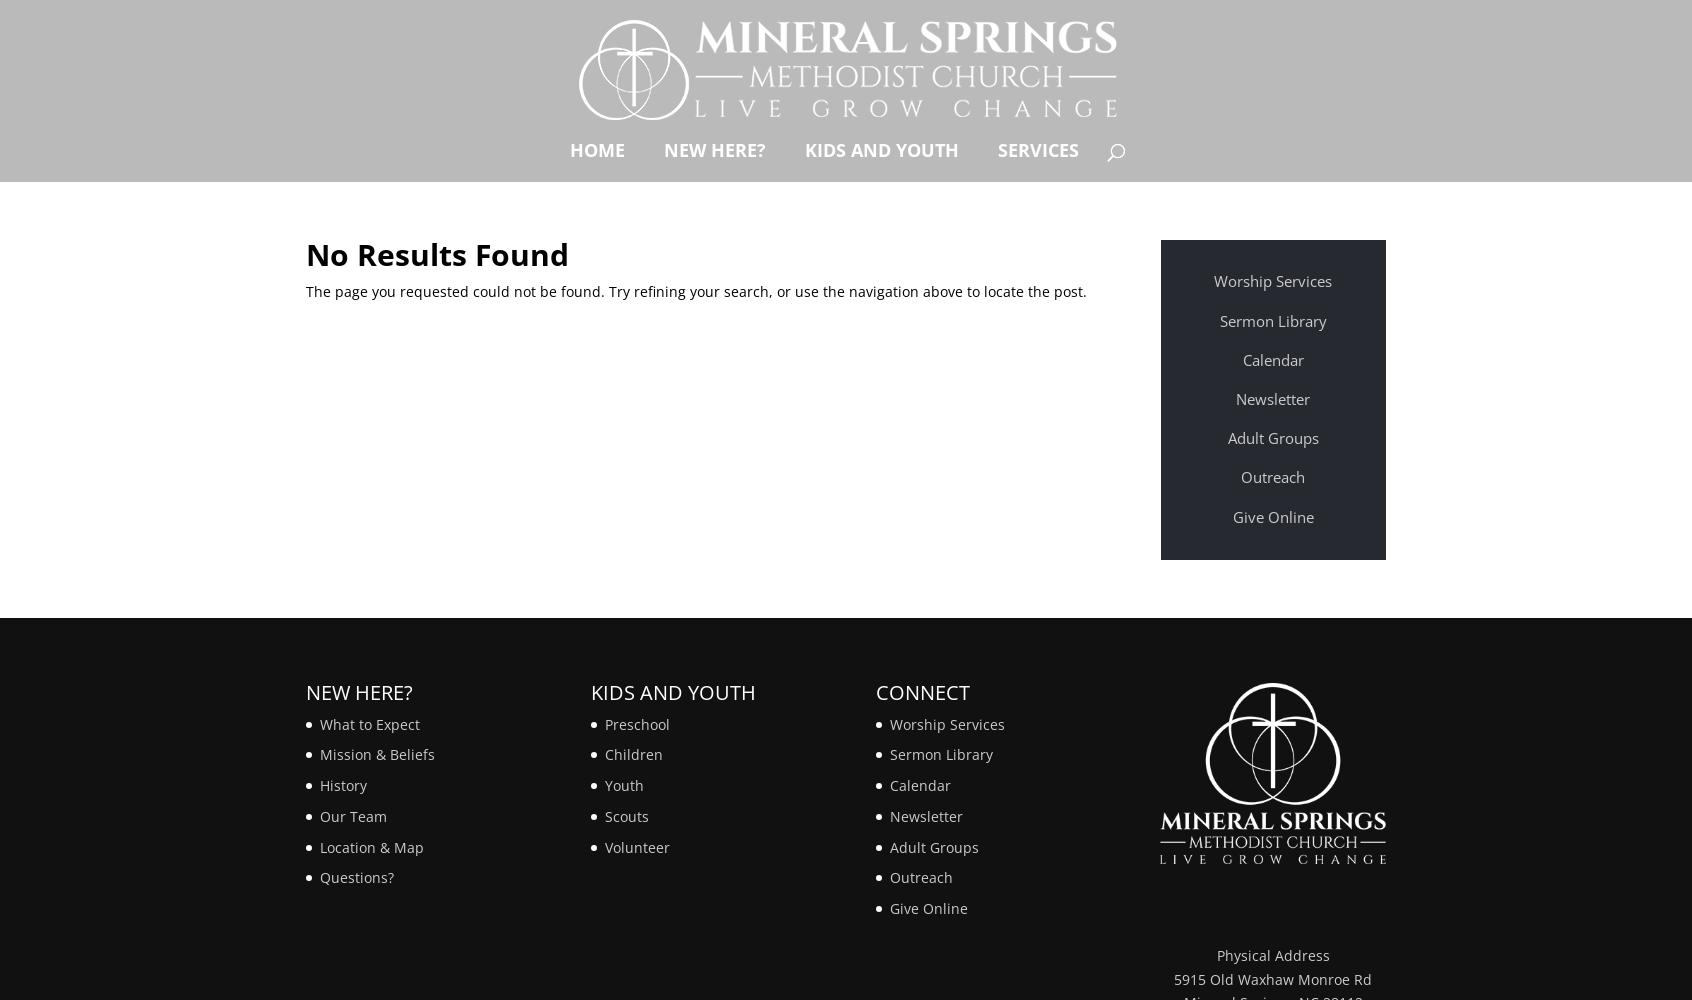  I want to click on 'Sermons', so click(1081, 265).